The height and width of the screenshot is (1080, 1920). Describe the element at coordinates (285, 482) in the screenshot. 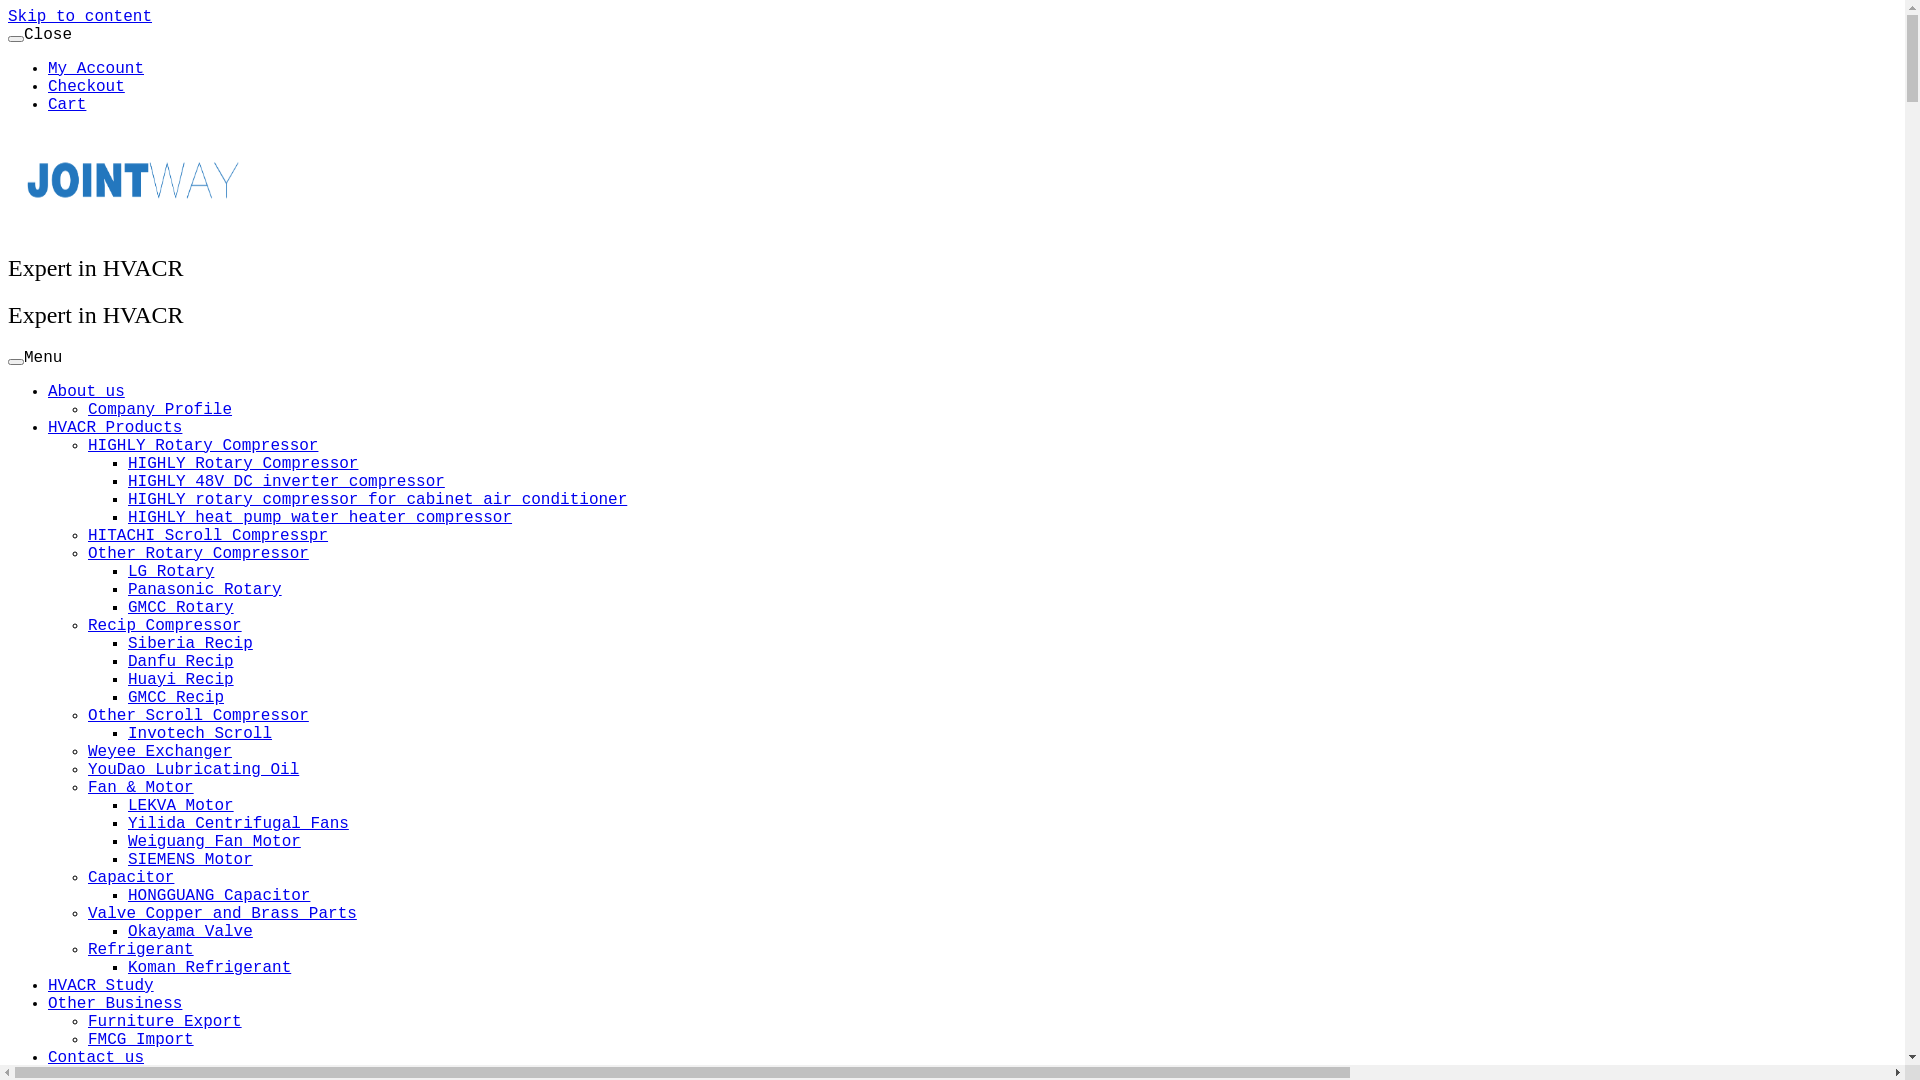

I see `'HIGHLY 48V DC inverter compressor'` at that location.